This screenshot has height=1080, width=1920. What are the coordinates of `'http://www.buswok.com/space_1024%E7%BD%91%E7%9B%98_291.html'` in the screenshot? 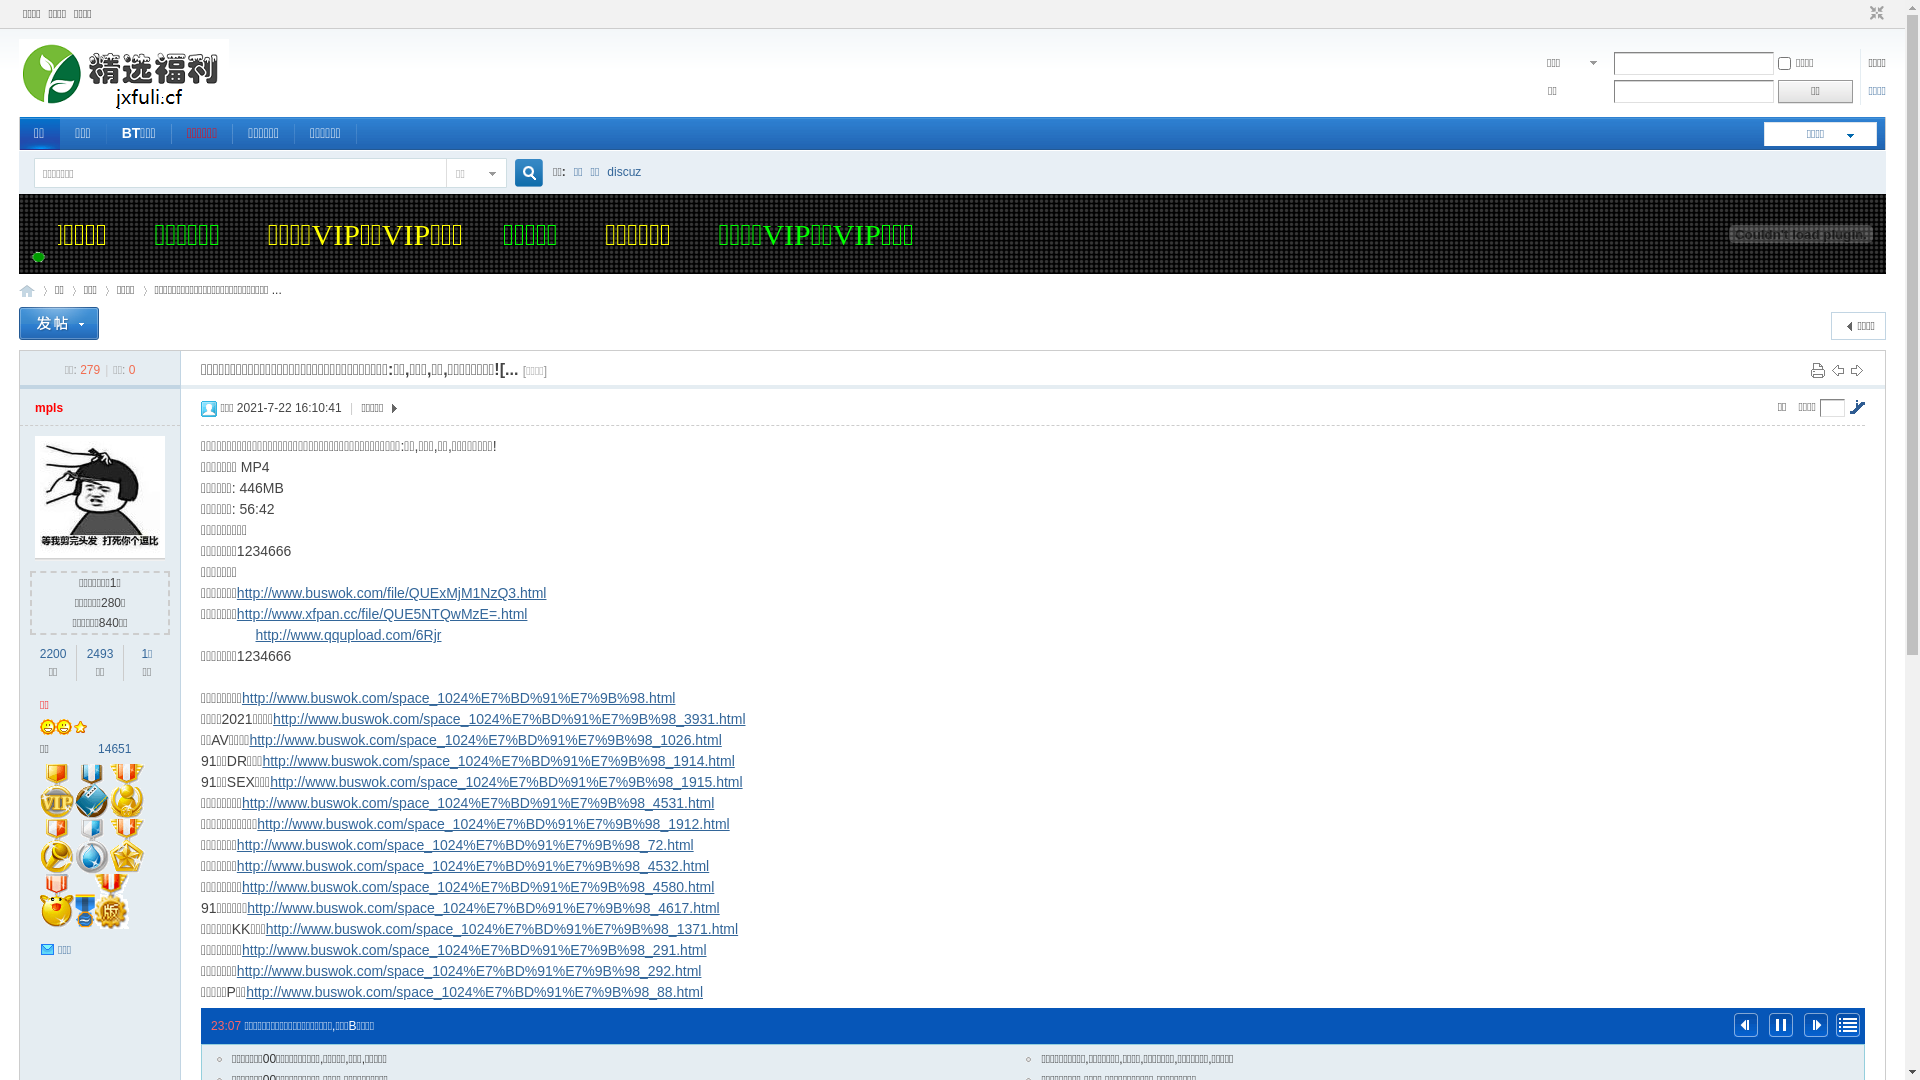 It's located at (473, 948).